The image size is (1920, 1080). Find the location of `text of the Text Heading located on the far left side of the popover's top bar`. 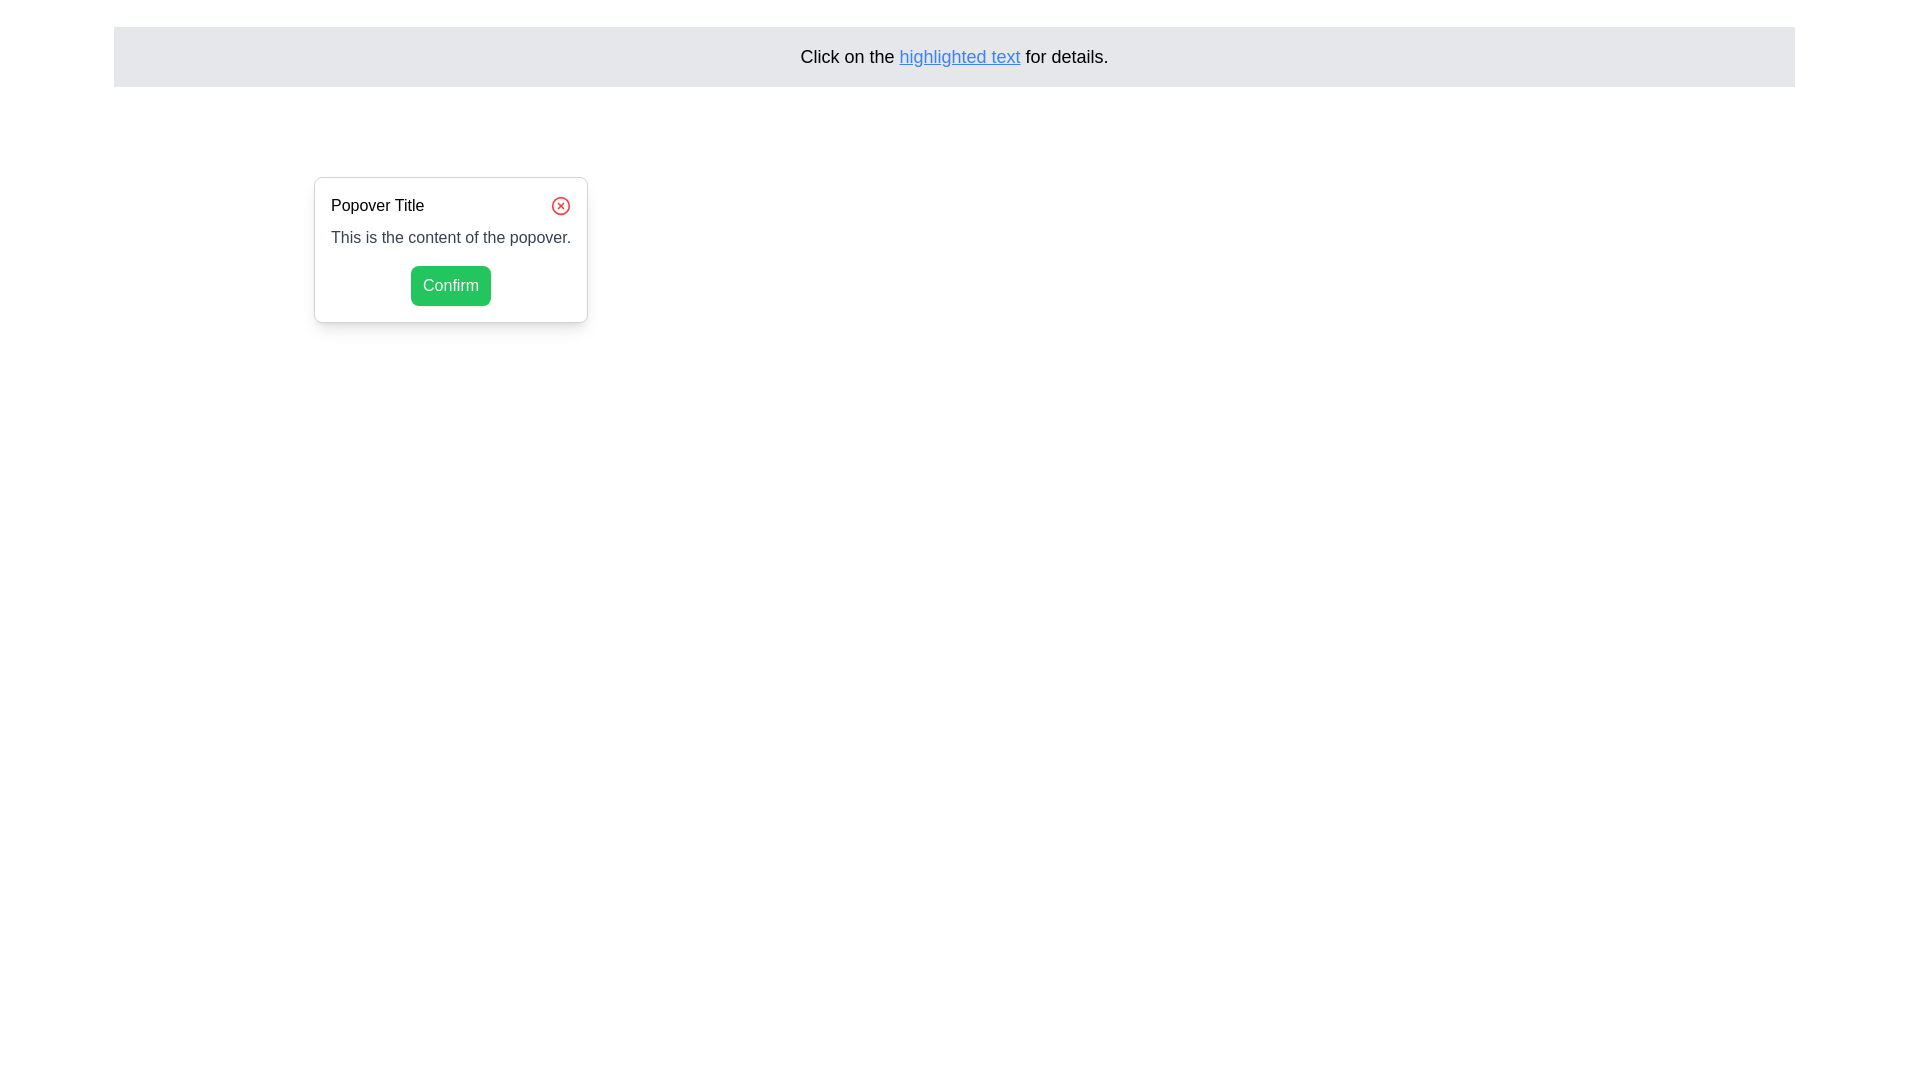

text of the Text Heading located on the far left side of the popover's top bar is located at coordinates (377, 205).